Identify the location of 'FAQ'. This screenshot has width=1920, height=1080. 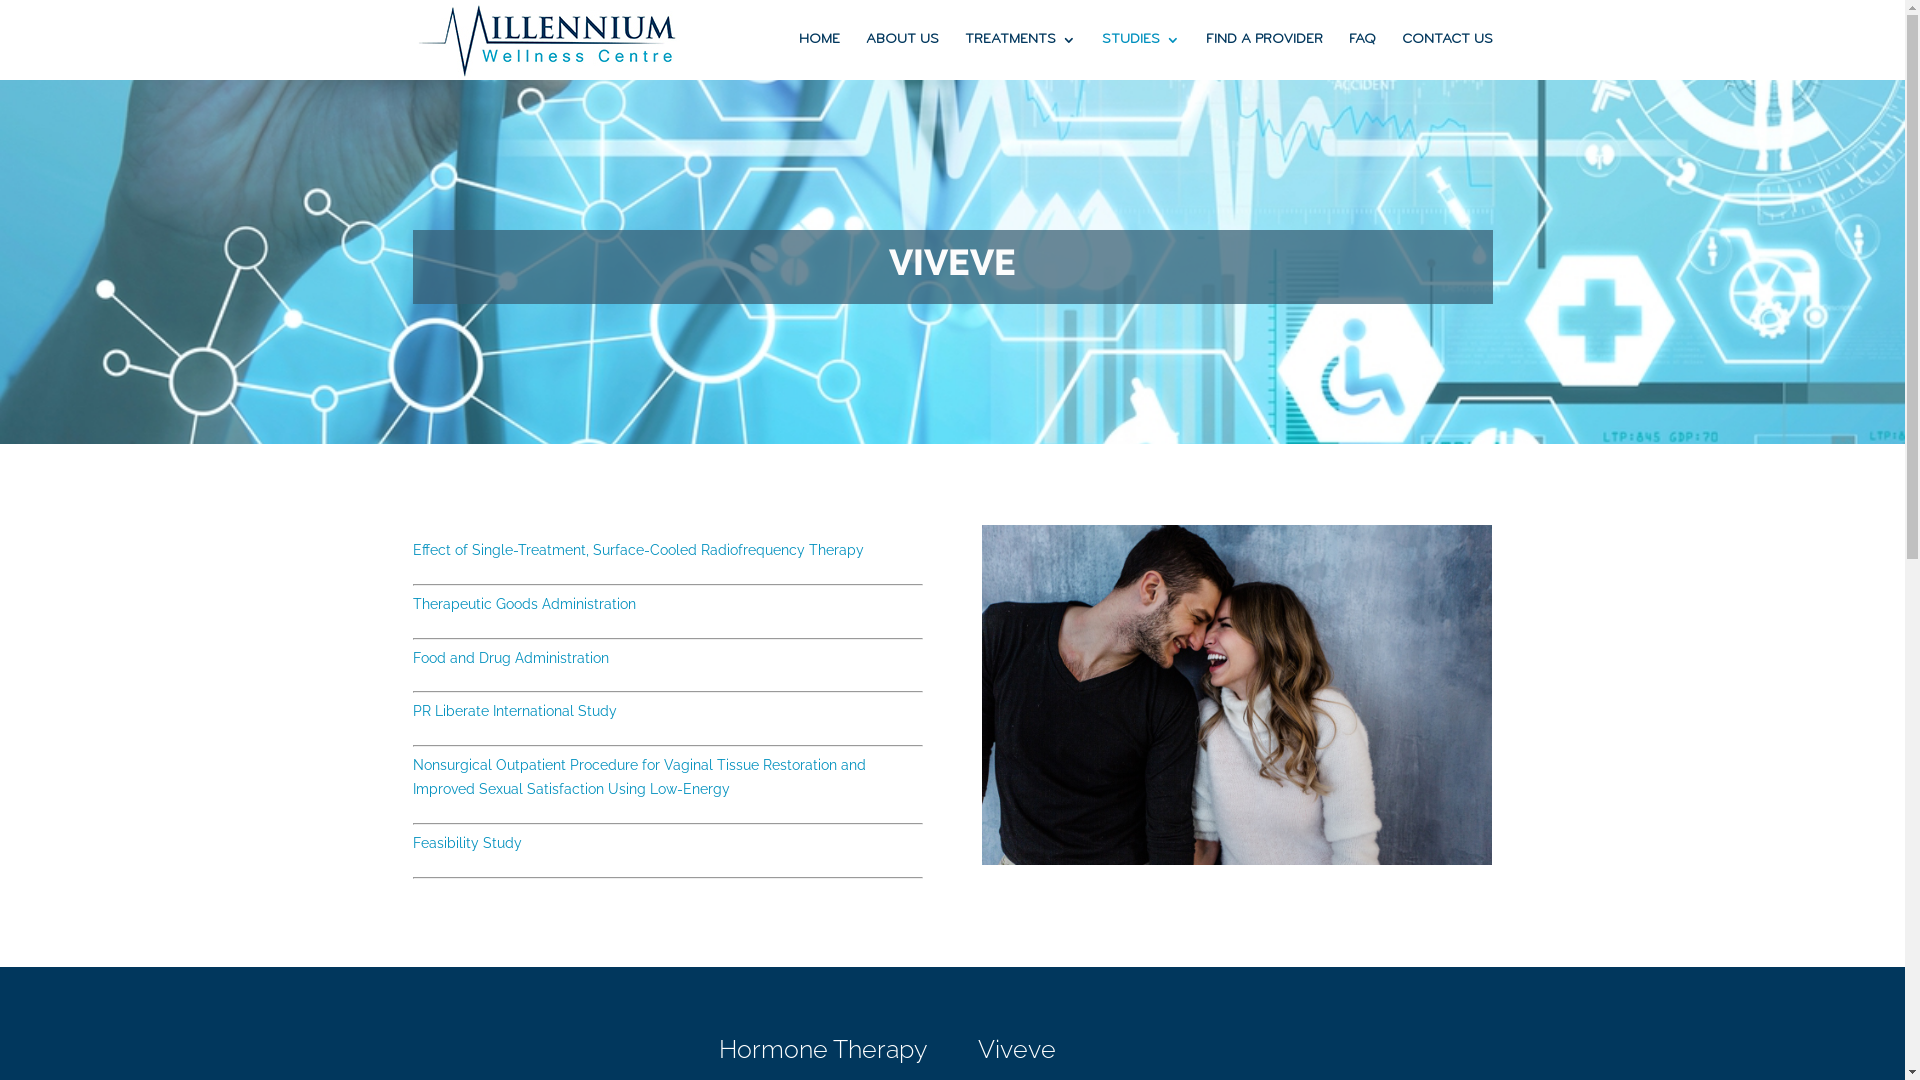
(1348, 55).